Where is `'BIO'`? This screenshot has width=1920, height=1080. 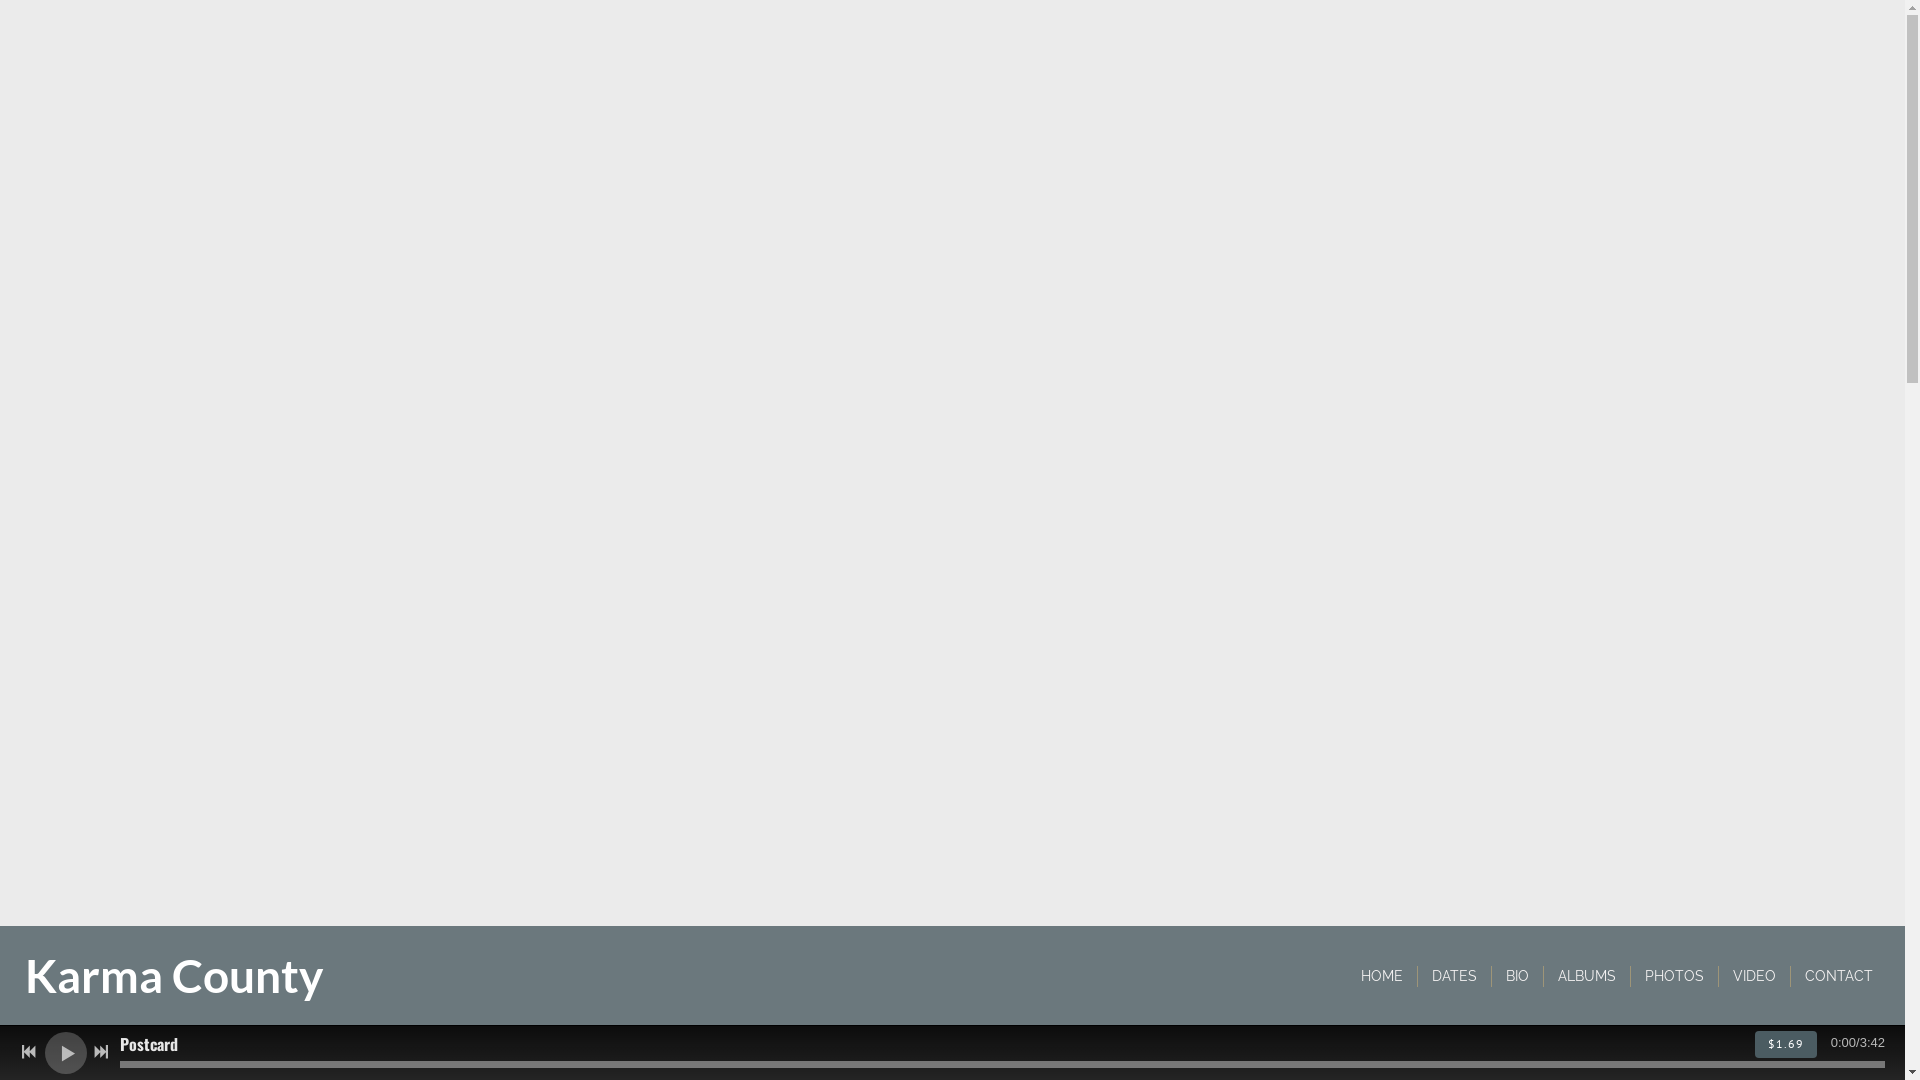 'BIO' is located at coordinates (1517, 975).